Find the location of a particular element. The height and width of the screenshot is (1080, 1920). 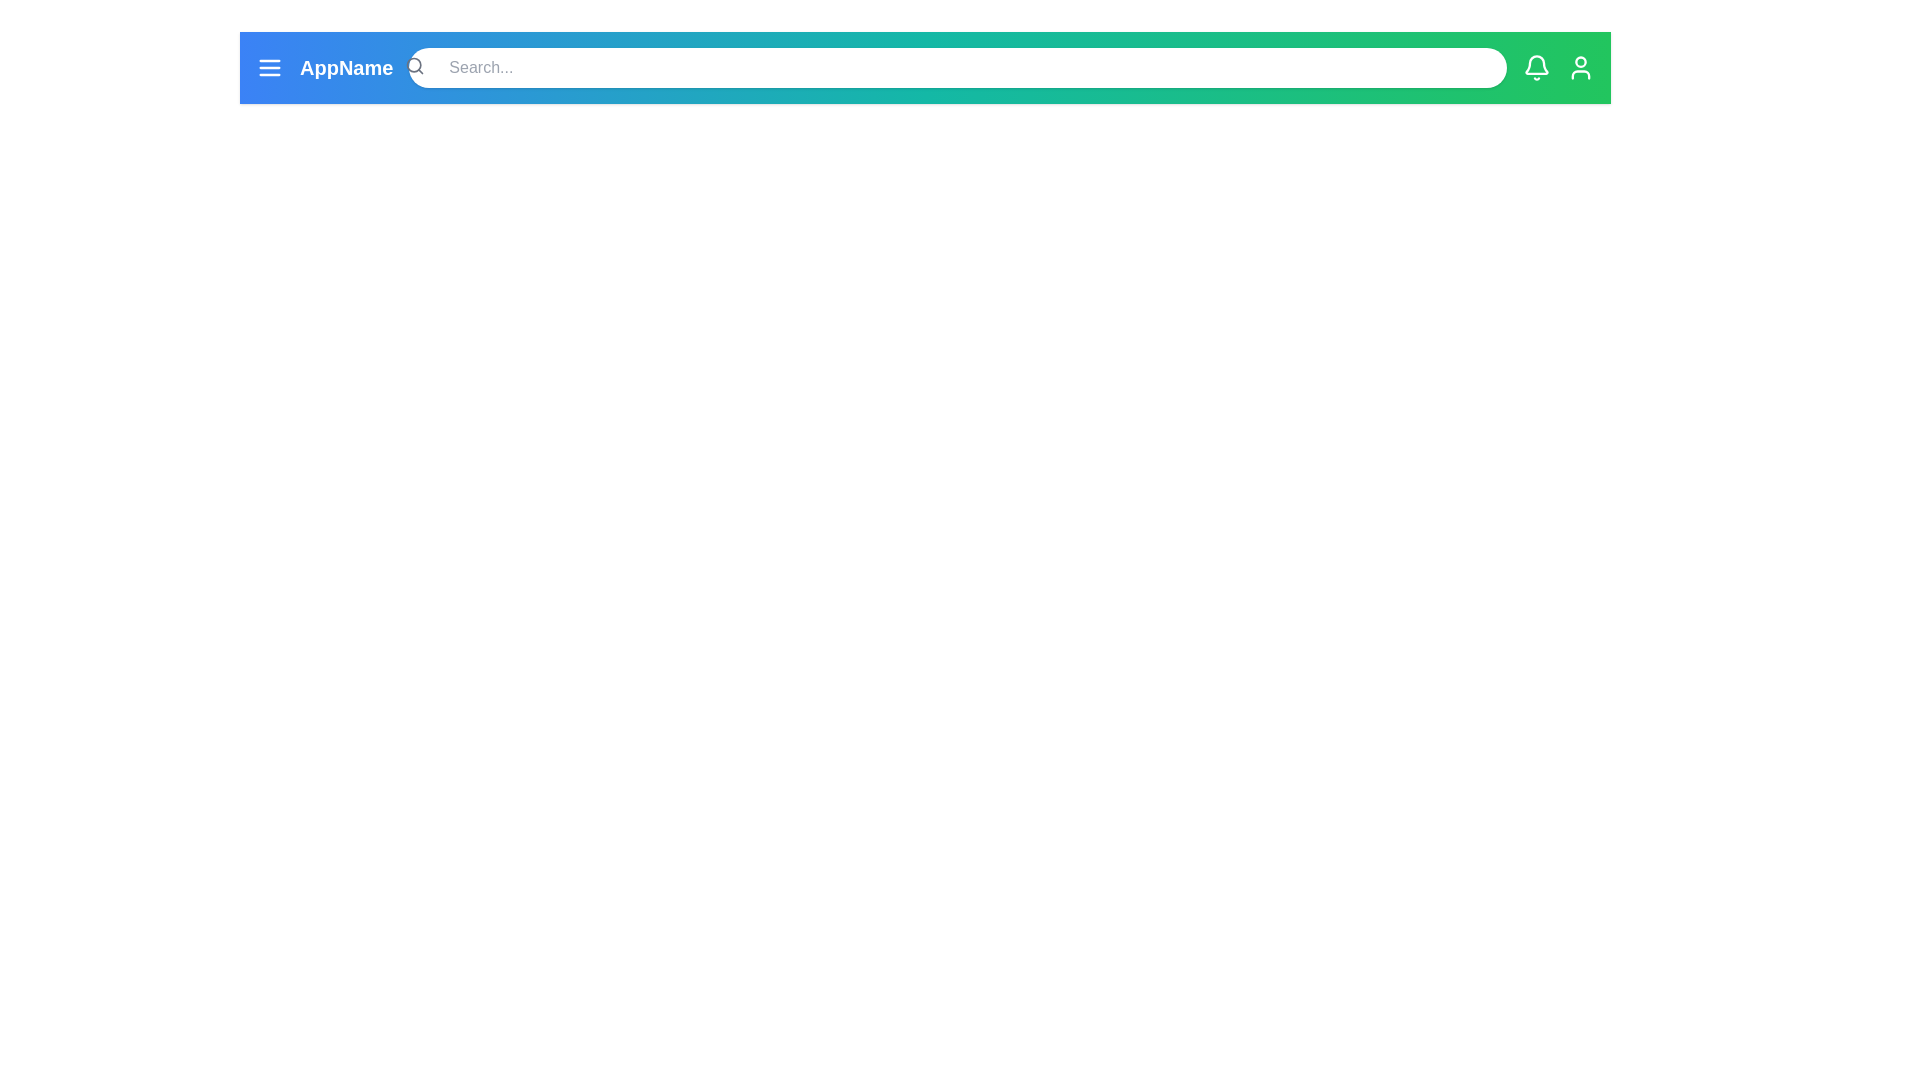

the menu icon to open the menu is located at coordinates (268, 67).